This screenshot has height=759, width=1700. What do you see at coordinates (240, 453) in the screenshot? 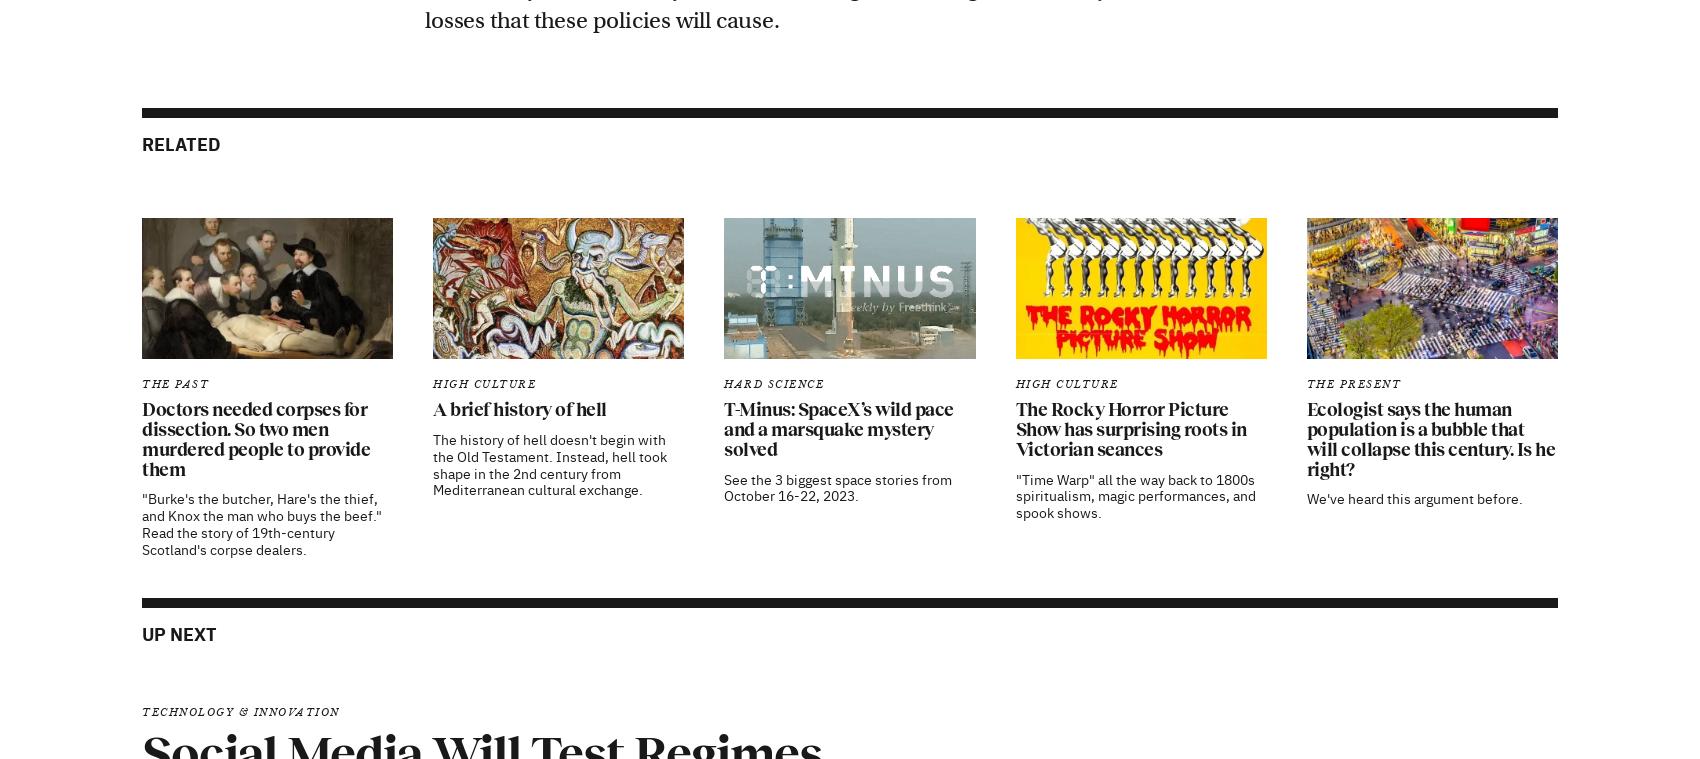
I see `'Technology & Innovation'` at bounding box center [240, 453].